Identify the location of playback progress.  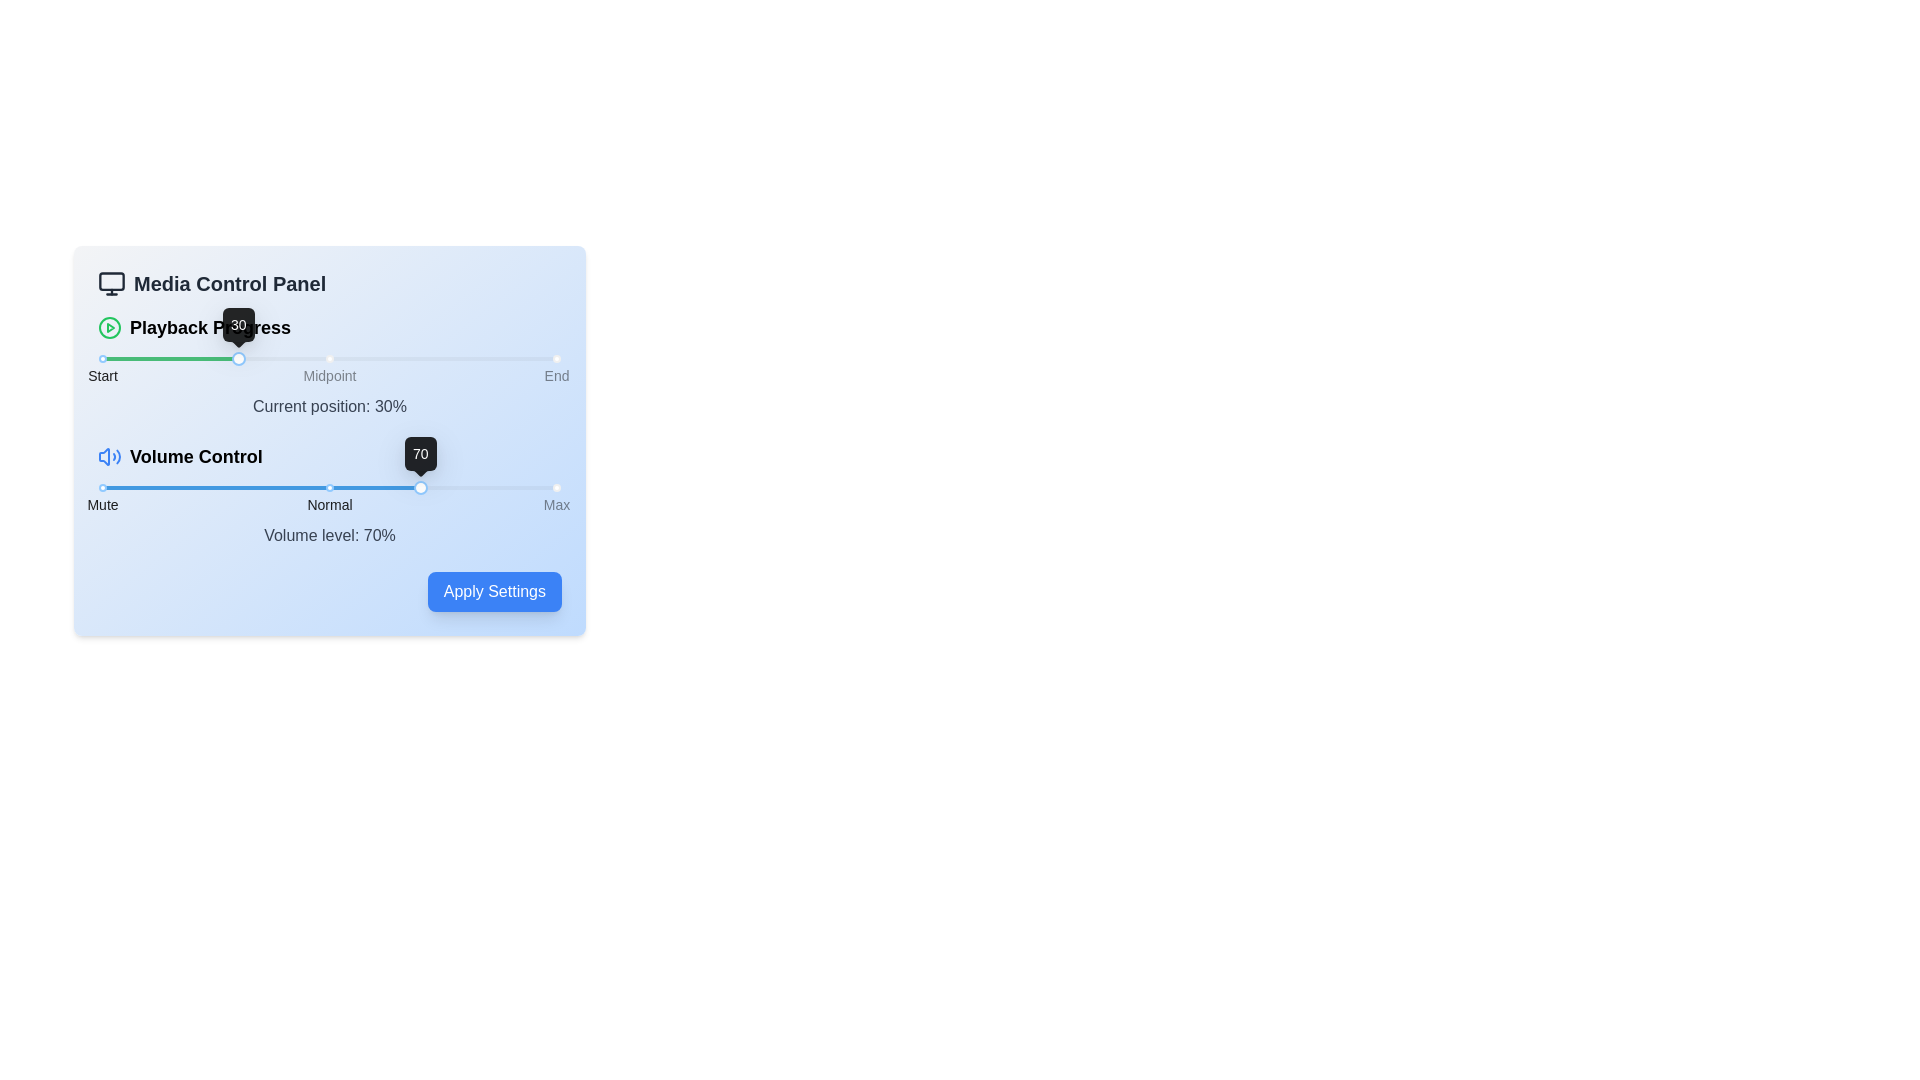
(511, 357).